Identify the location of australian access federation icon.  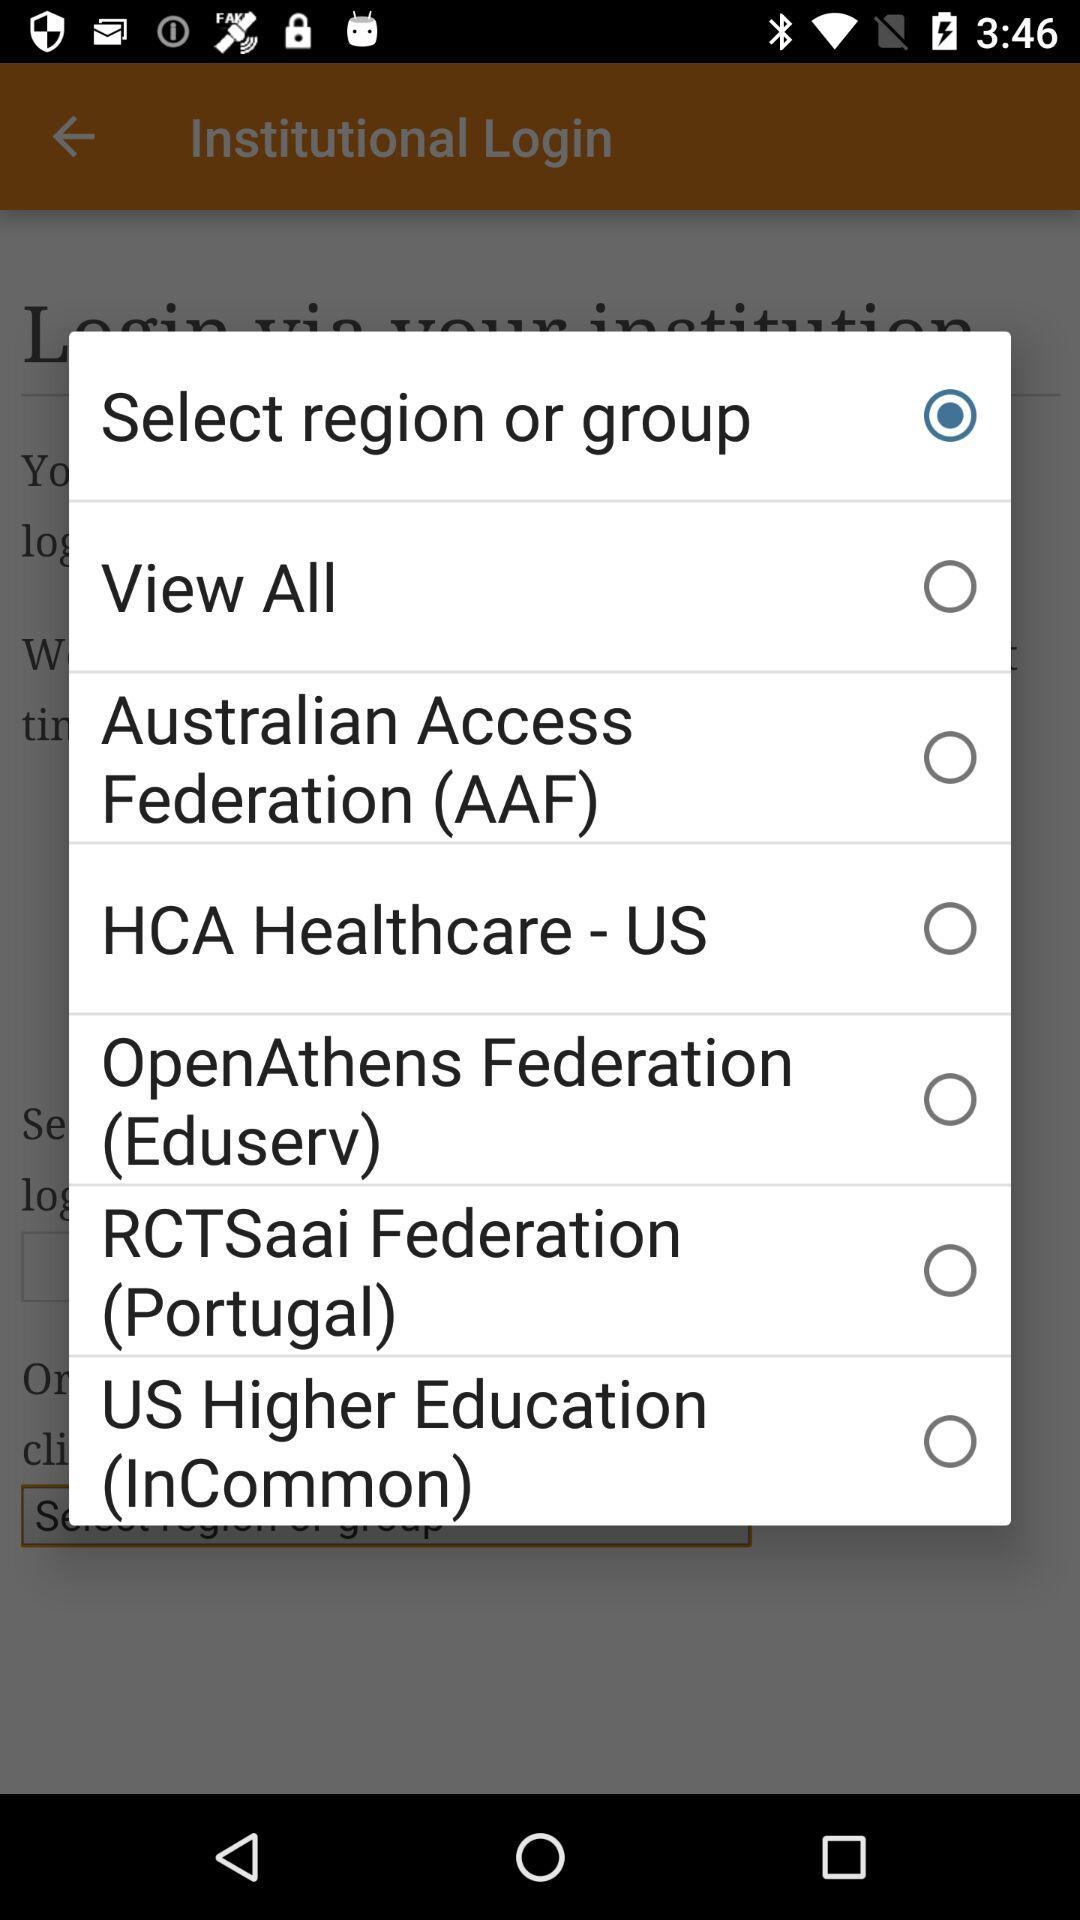
(540, 756).